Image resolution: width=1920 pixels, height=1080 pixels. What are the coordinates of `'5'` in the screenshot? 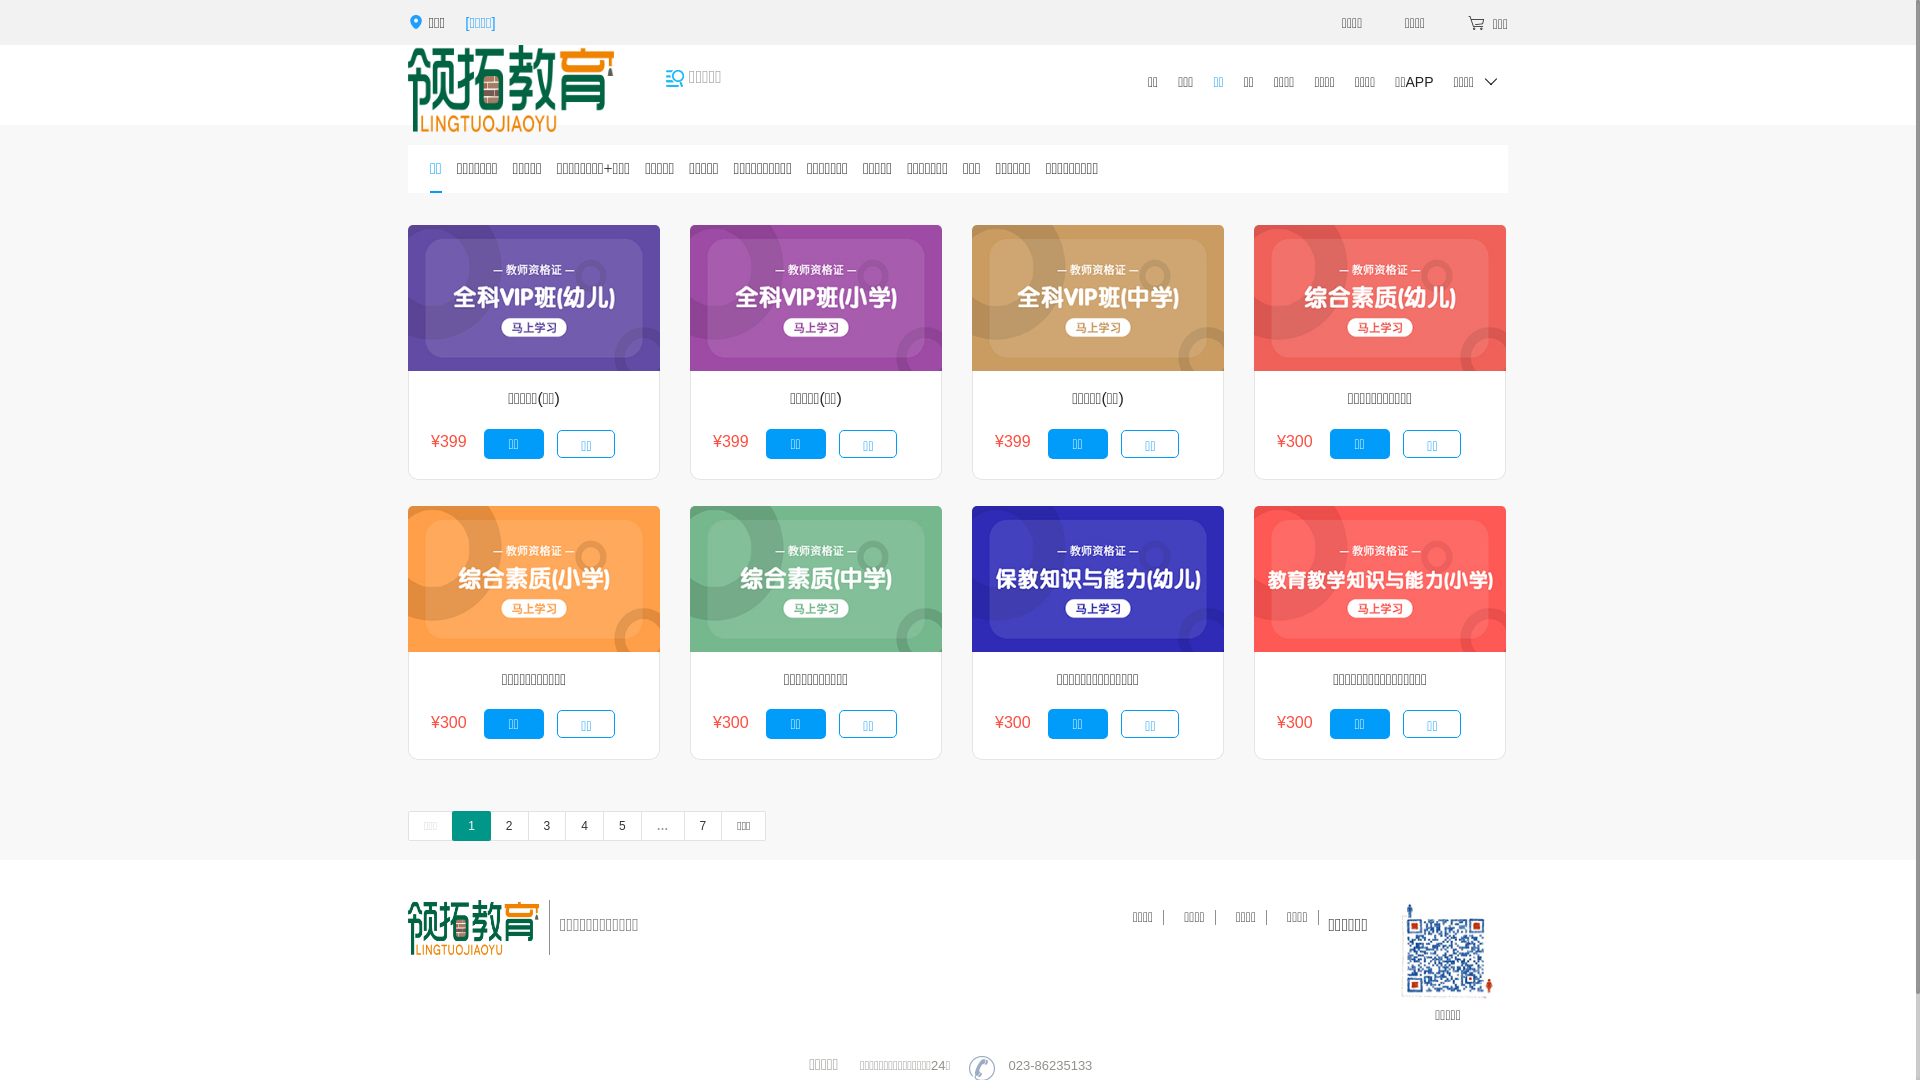 It's located at (621, 825).